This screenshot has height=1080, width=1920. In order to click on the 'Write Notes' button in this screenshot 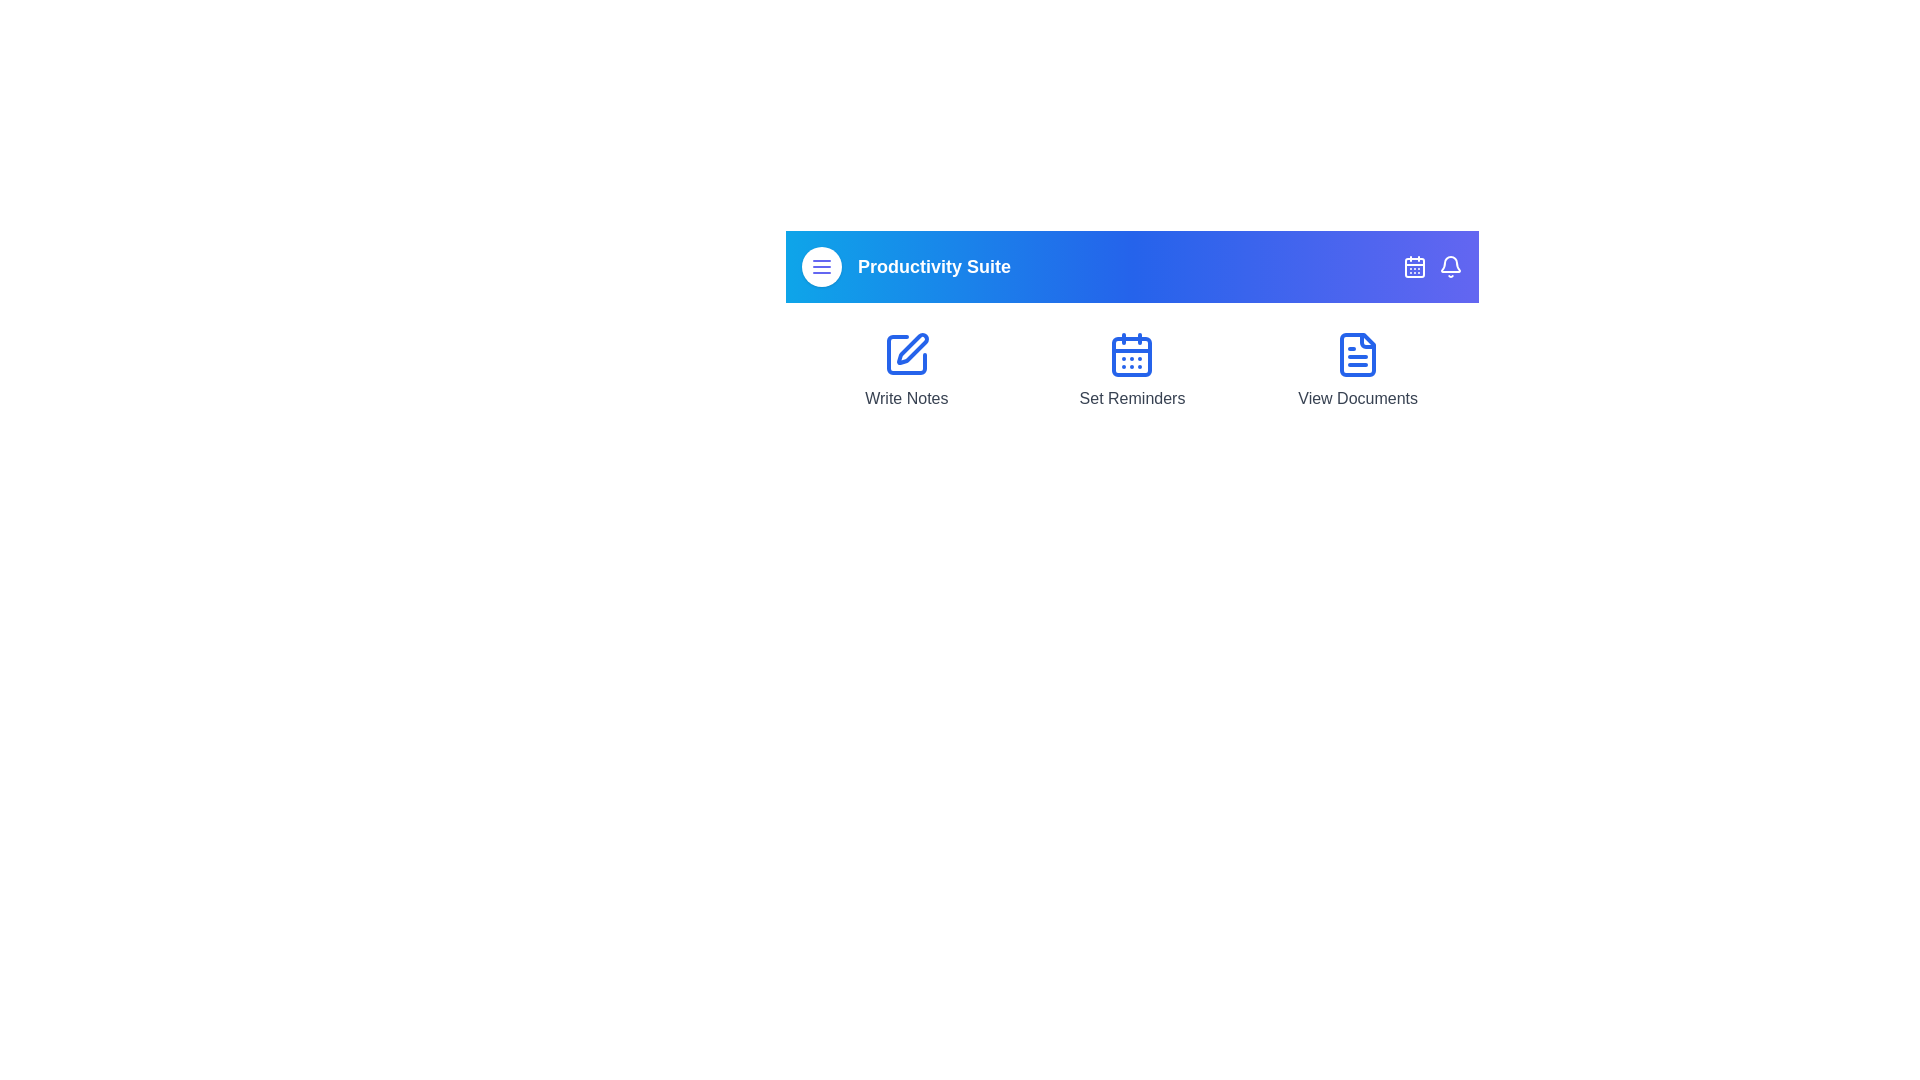, I will do `click(905, 370)`.